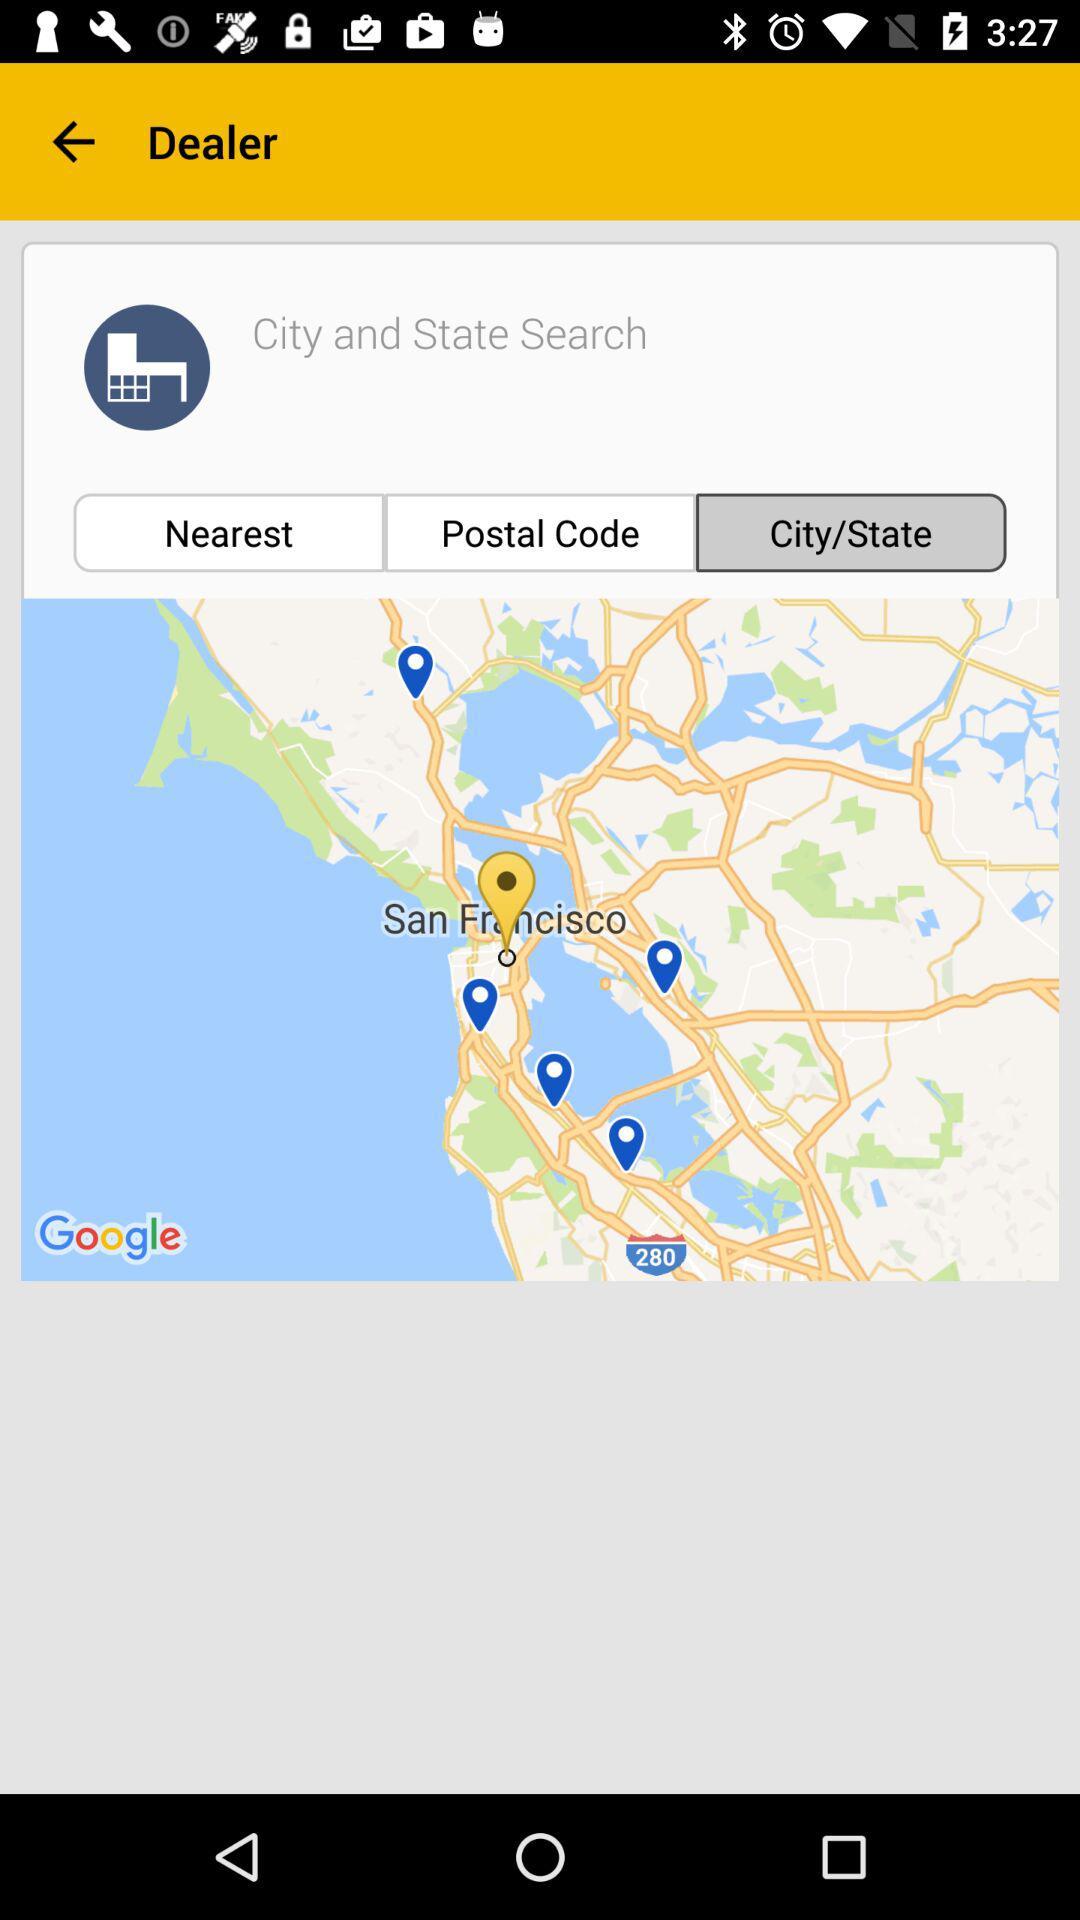 The width and height of the screenshot is (1080, 1920). What do you see at coordinates (540, 532) in the screenshot?
I see `the item to the left of city/state item` at bounding box center [540, 532].